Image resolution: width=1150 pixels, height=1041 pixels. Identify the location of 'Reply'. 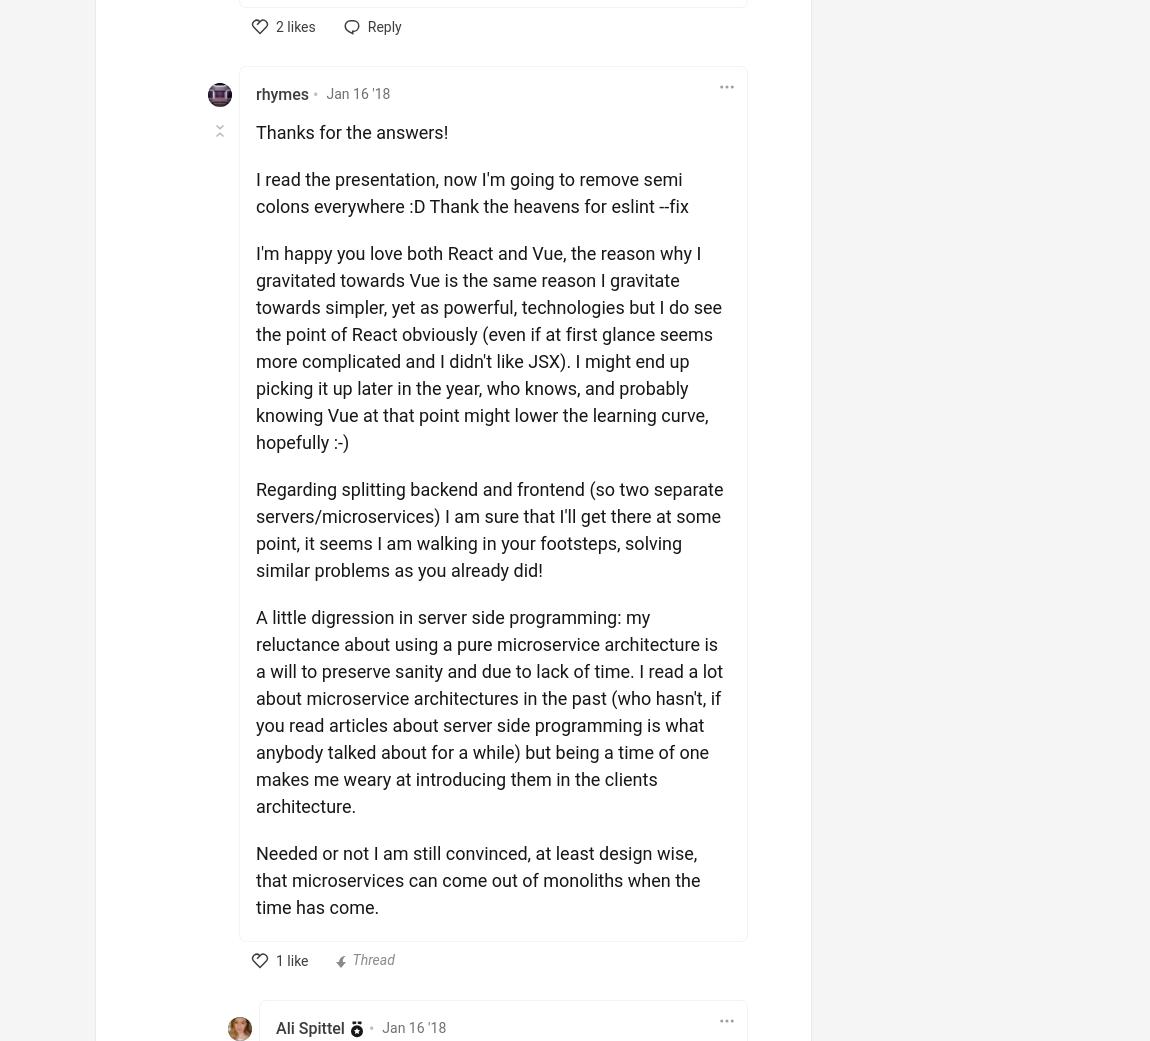
(383, 25).